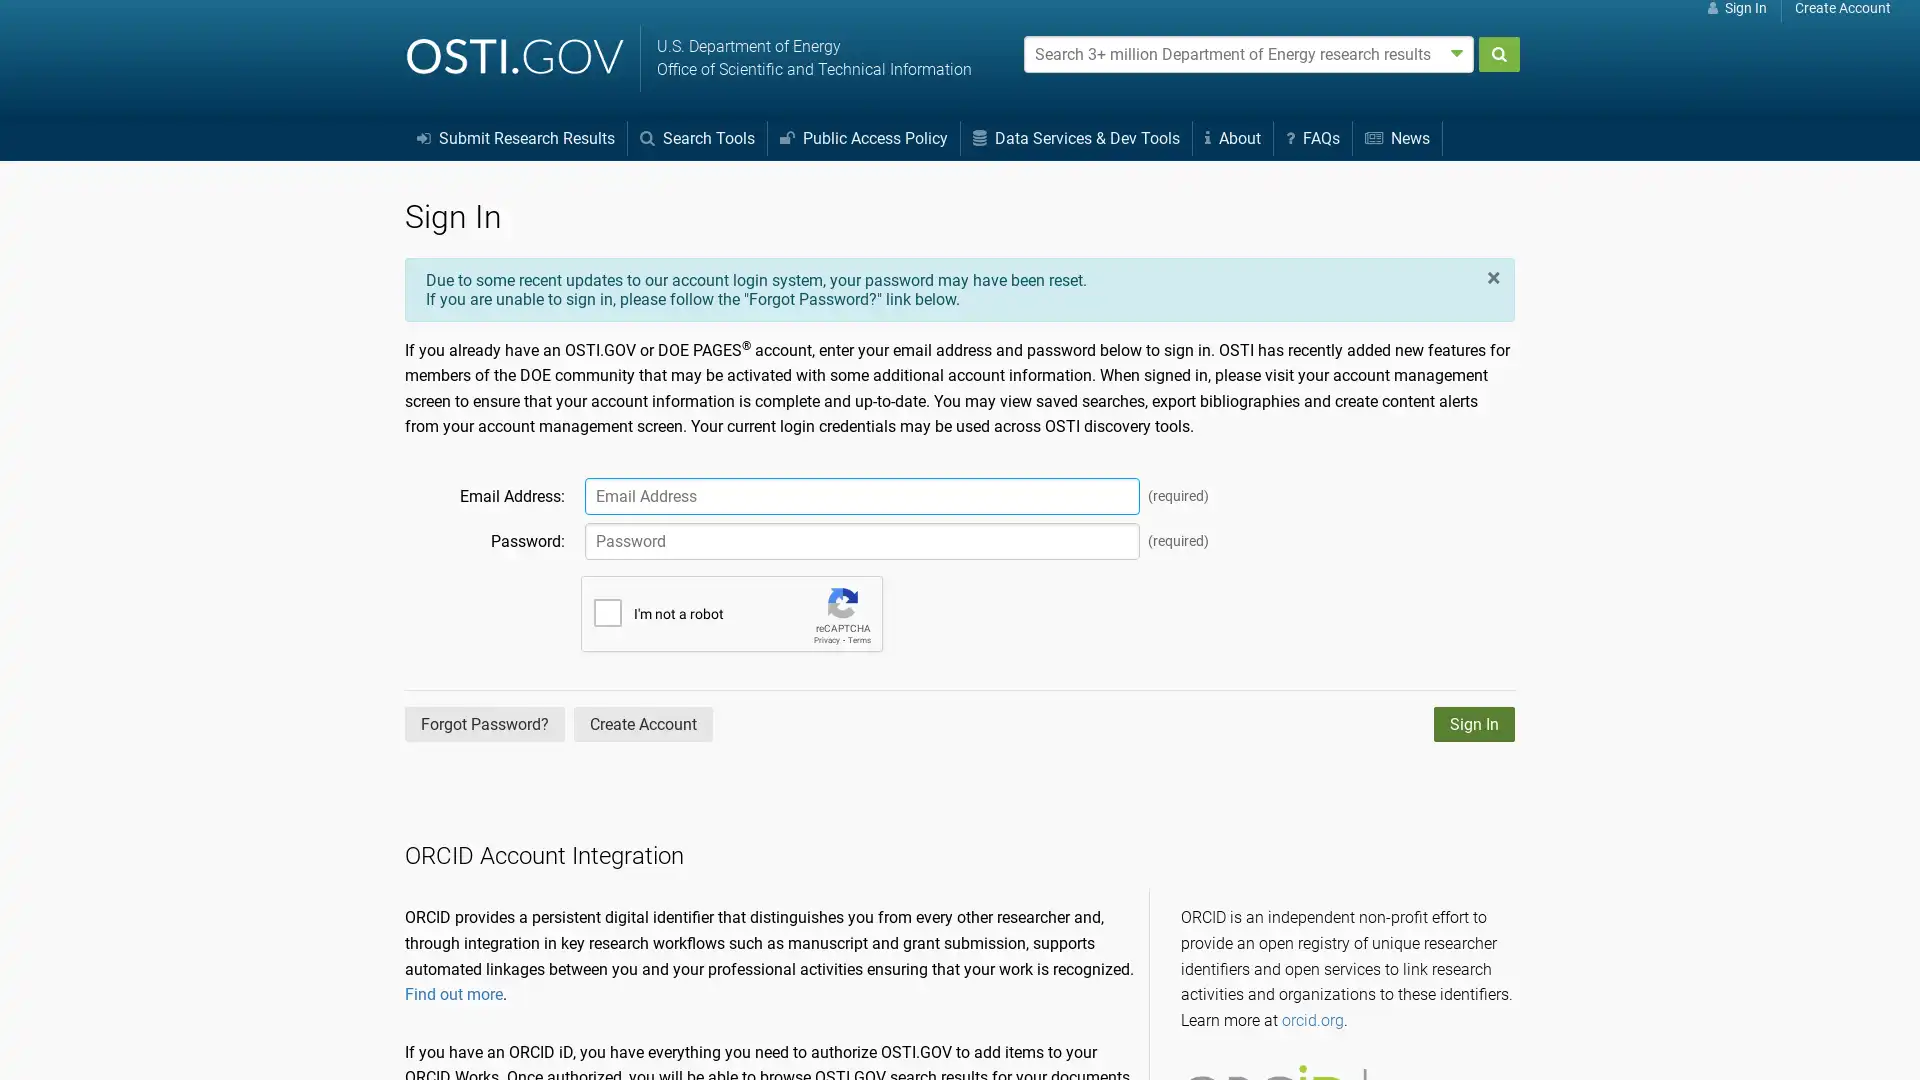 Image resolution: width=1920 pixels, height=1080 pixels. I want to click on Sign In, so click(1474, 723).